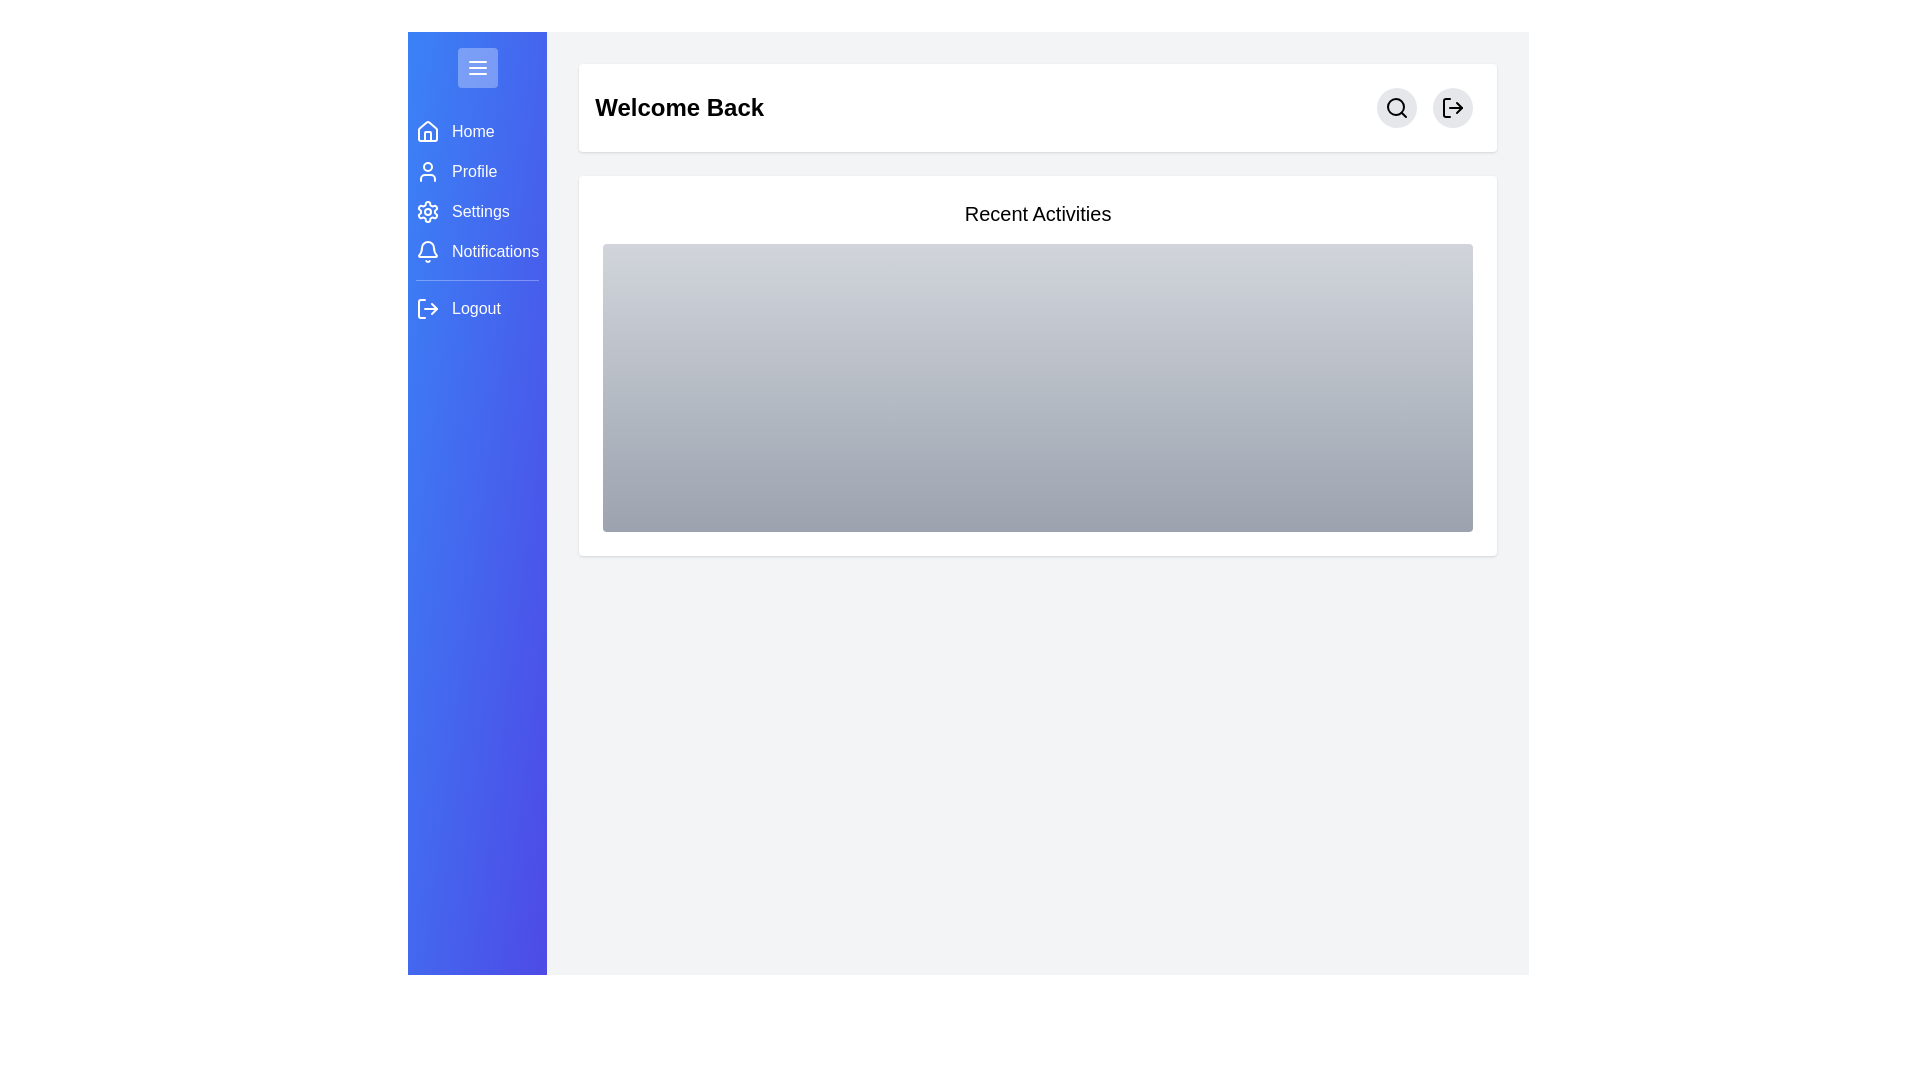 The image size is (1920, 1080). Describe the element at coordinates (475, 308) in the screenshot. I see `the 'Logout' text label in the vertical navigation menu, which is white on a blue background, located on the left side of the interface` at that location.